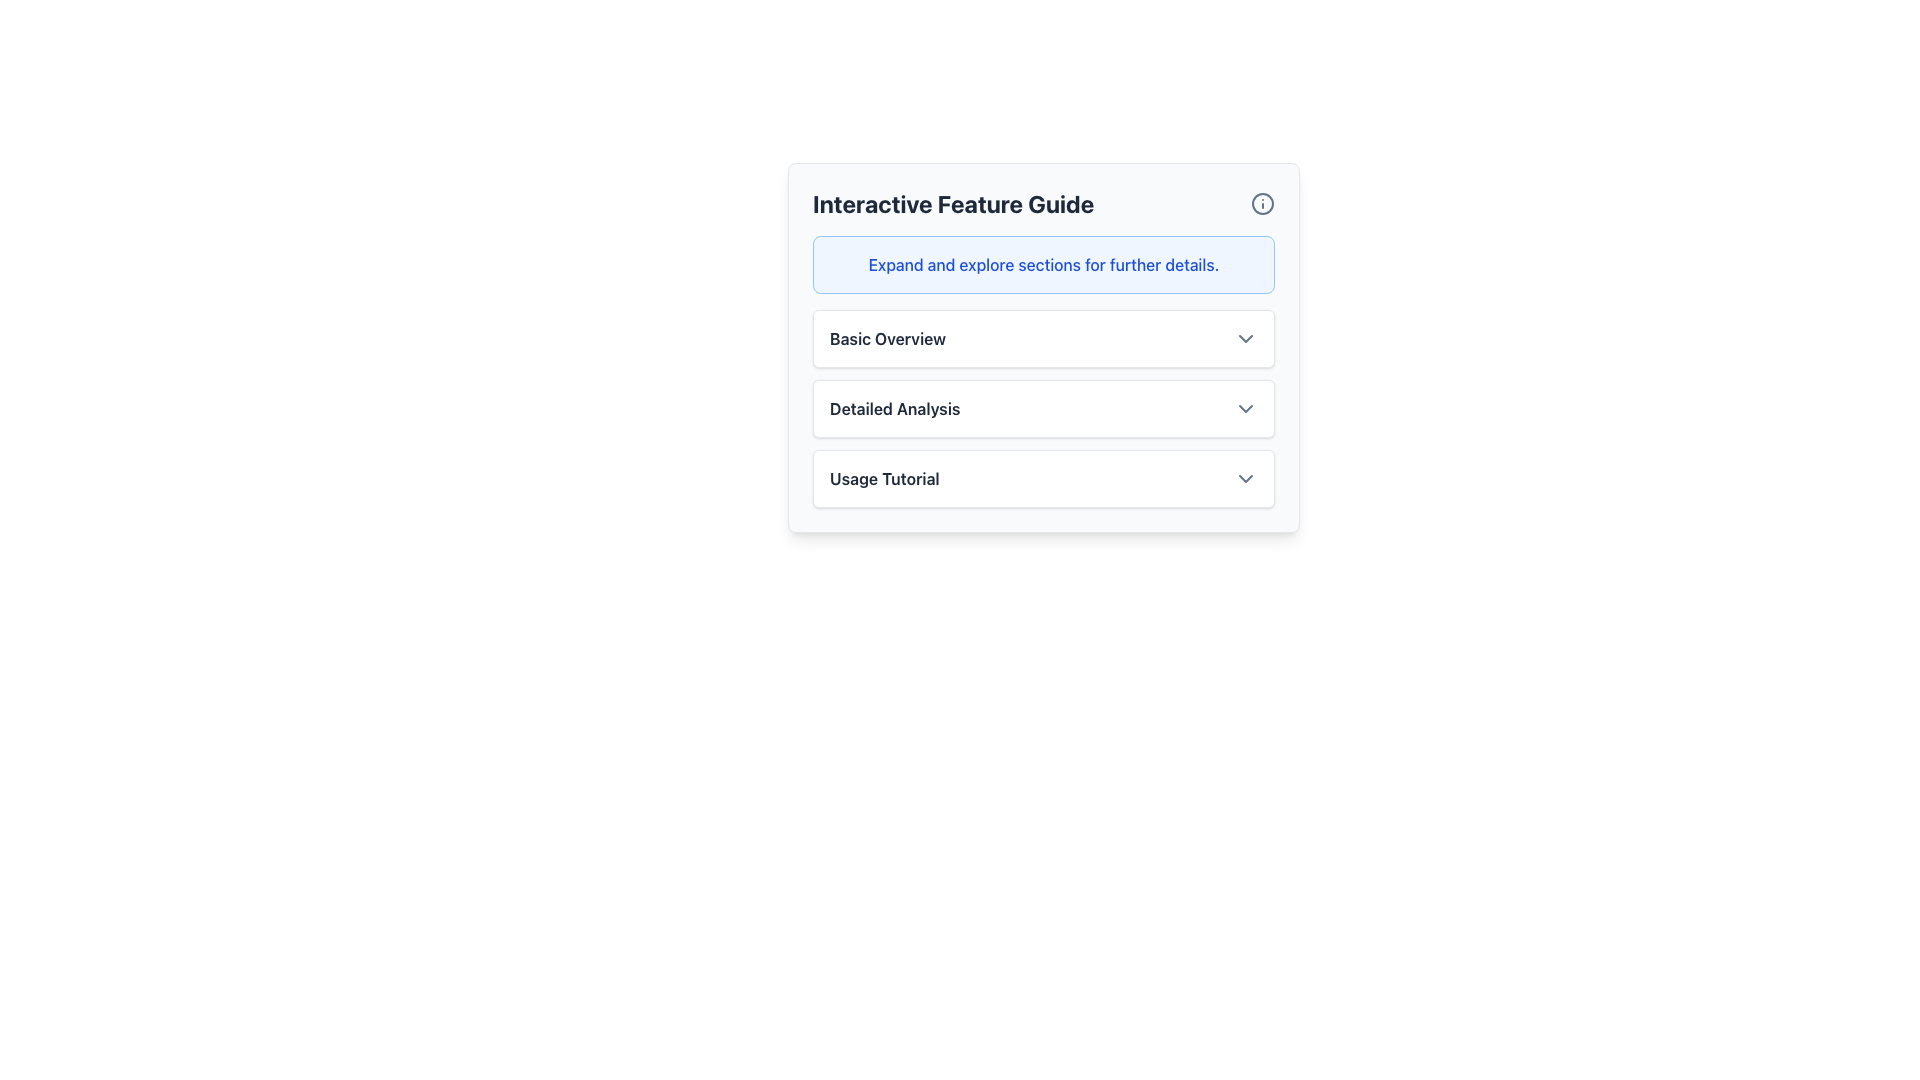 This screenshot has height=1080, width=1920. What do you see at coordinates (1261, 204) in the screenshot?
I see `the SVG Circle Element of the information icon located in the upper-right corner of the 'Interactive Feature Guide' panel` at bounding box center [1261, 204].